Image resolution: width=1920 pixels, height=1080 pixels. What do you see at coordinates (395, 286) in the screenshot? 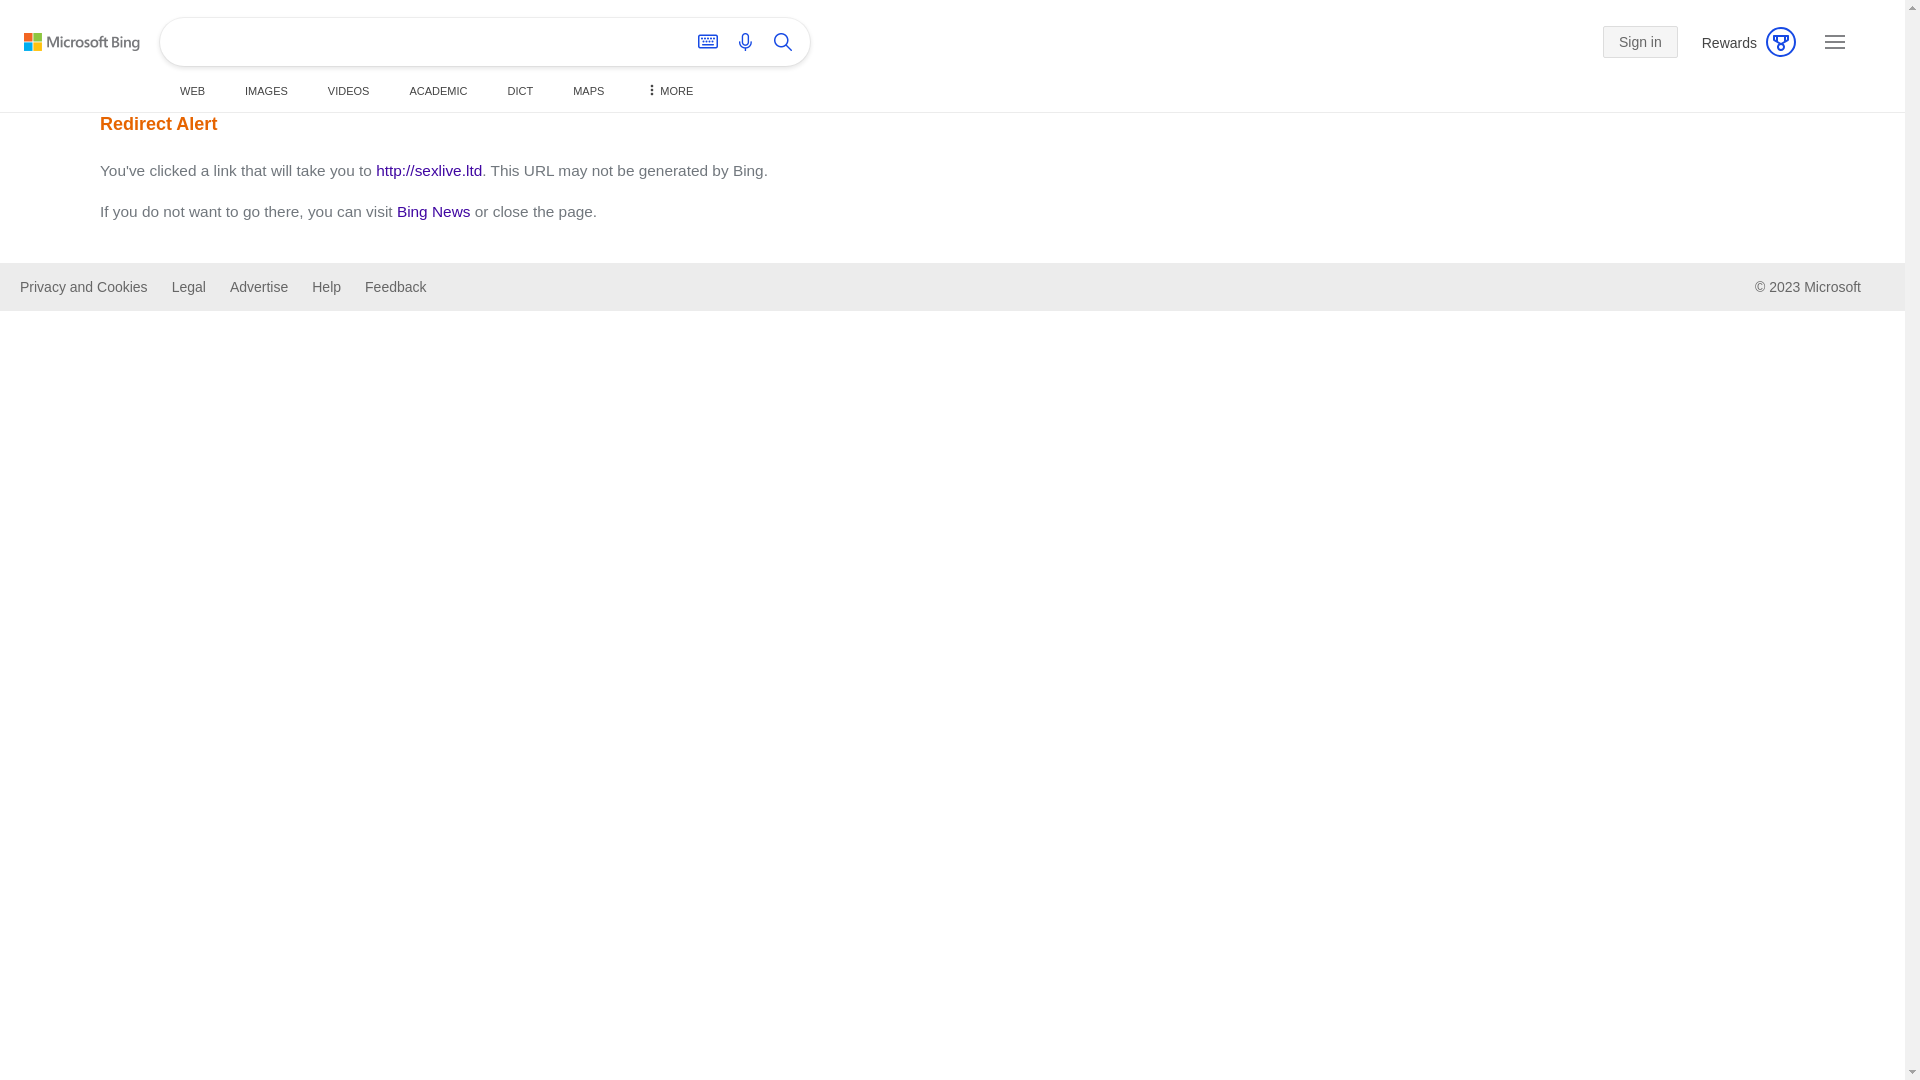
I see `'Feedback'` at bounding box center [395, 286].